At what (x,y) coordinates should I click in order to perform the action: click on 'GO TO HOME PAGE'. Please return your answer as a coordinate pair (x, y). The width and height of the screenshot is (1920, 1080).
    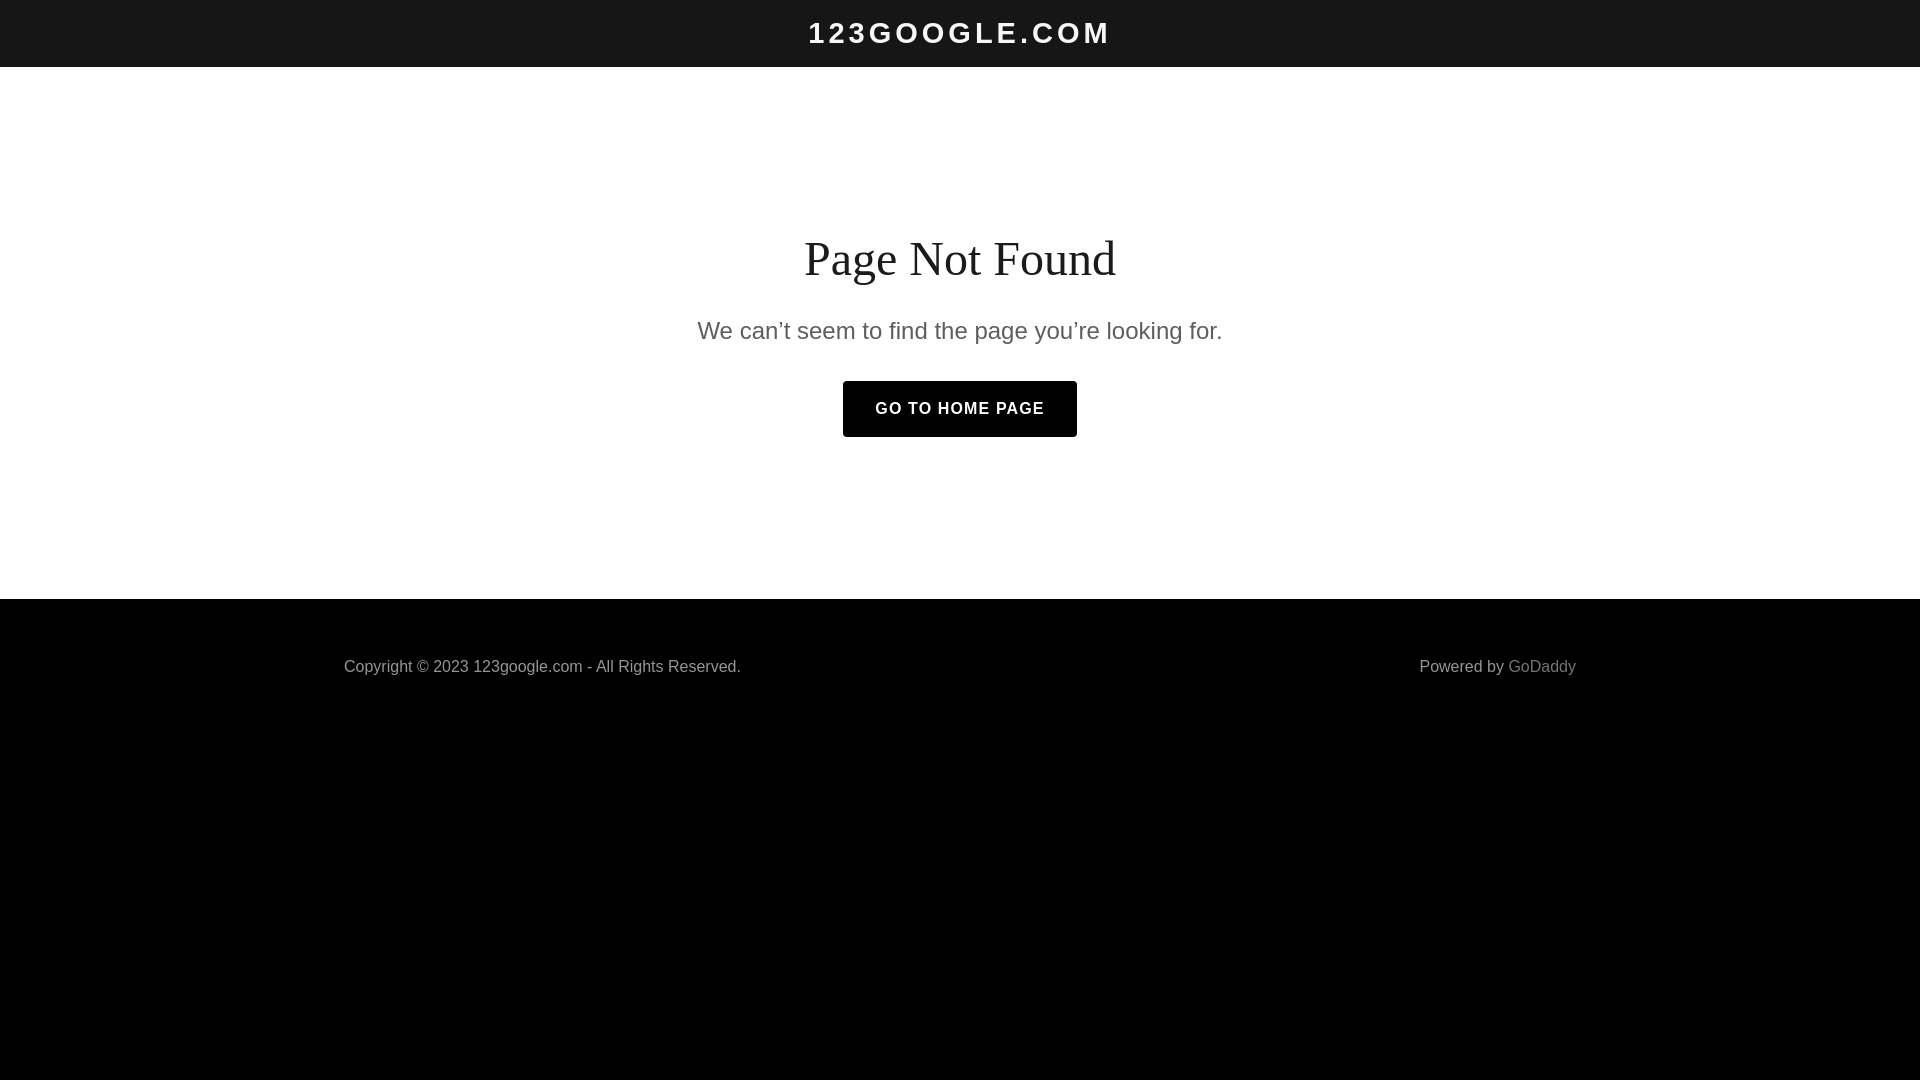
    Looking at the image, I should click on (843, 407).